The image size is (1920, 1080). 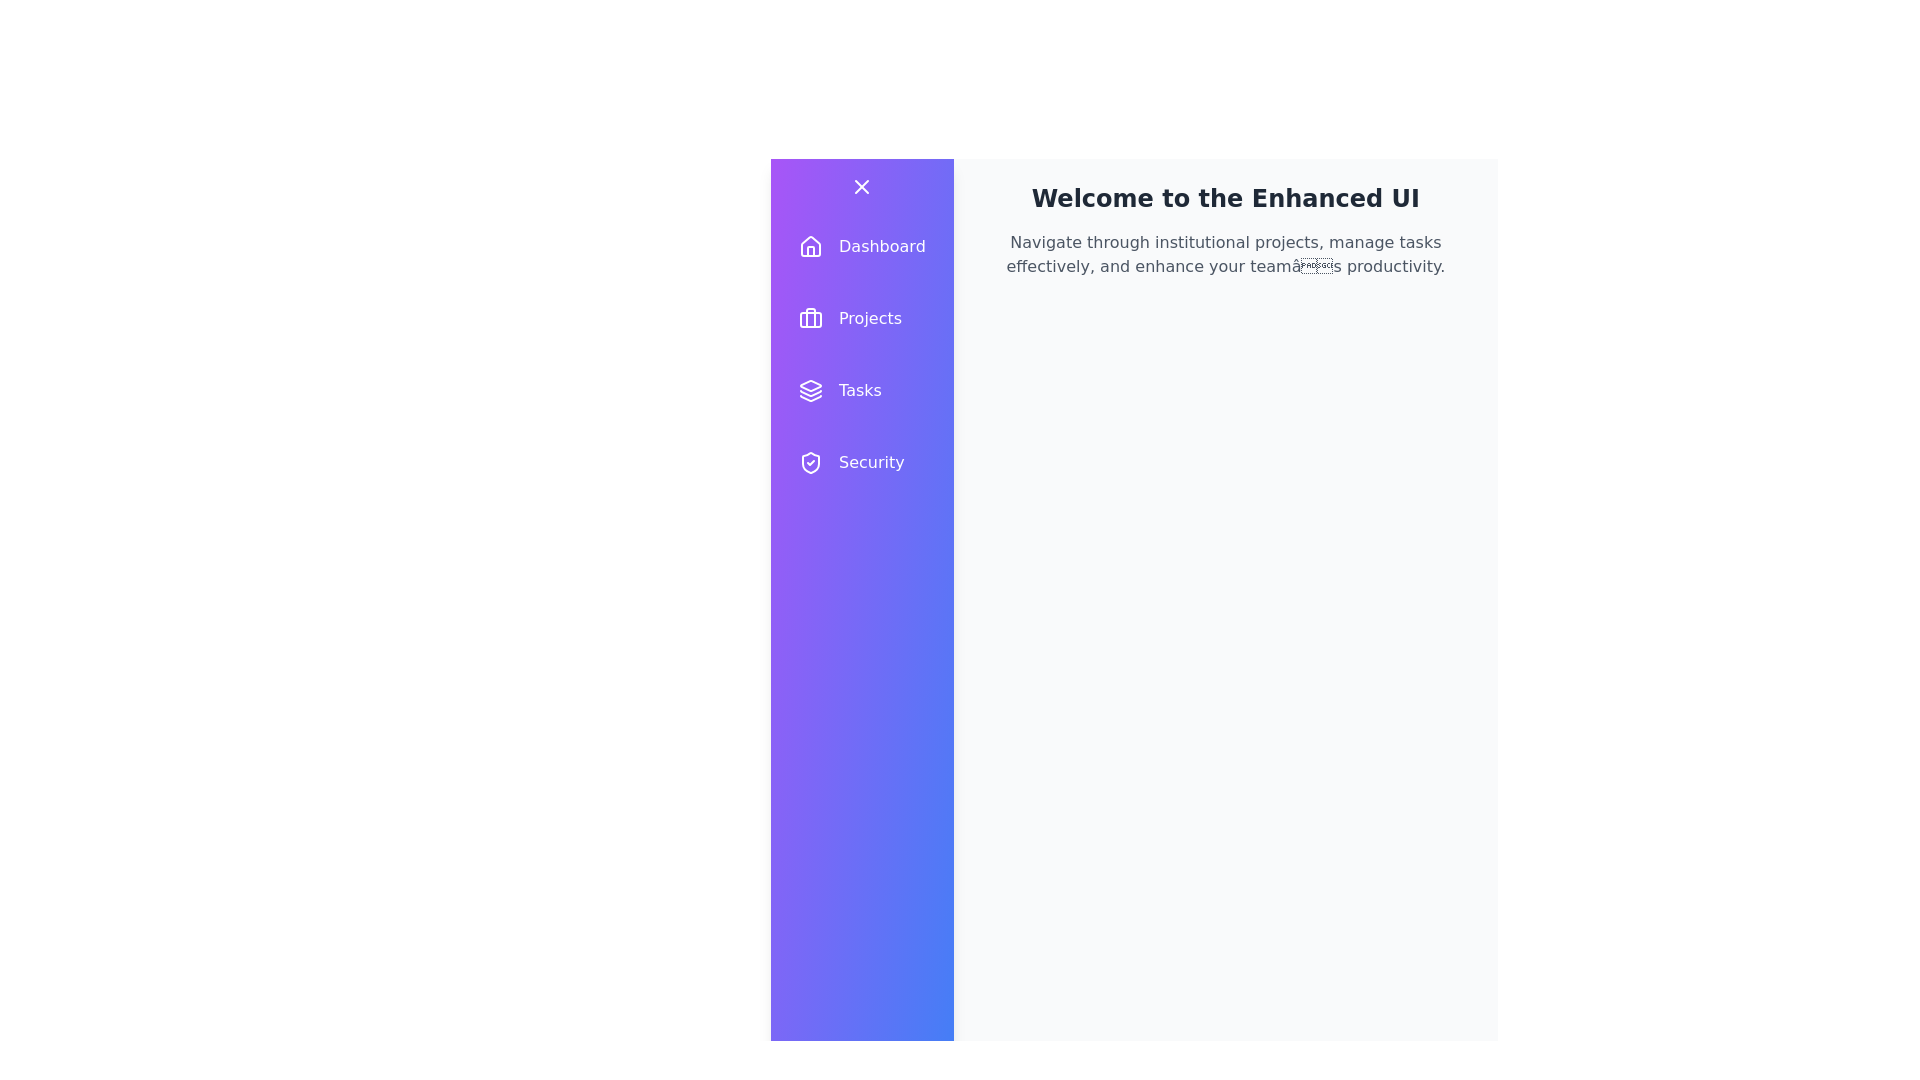 I want to click on the second button in the left-hand vertical navigation menu, so click(x=862, y=318).